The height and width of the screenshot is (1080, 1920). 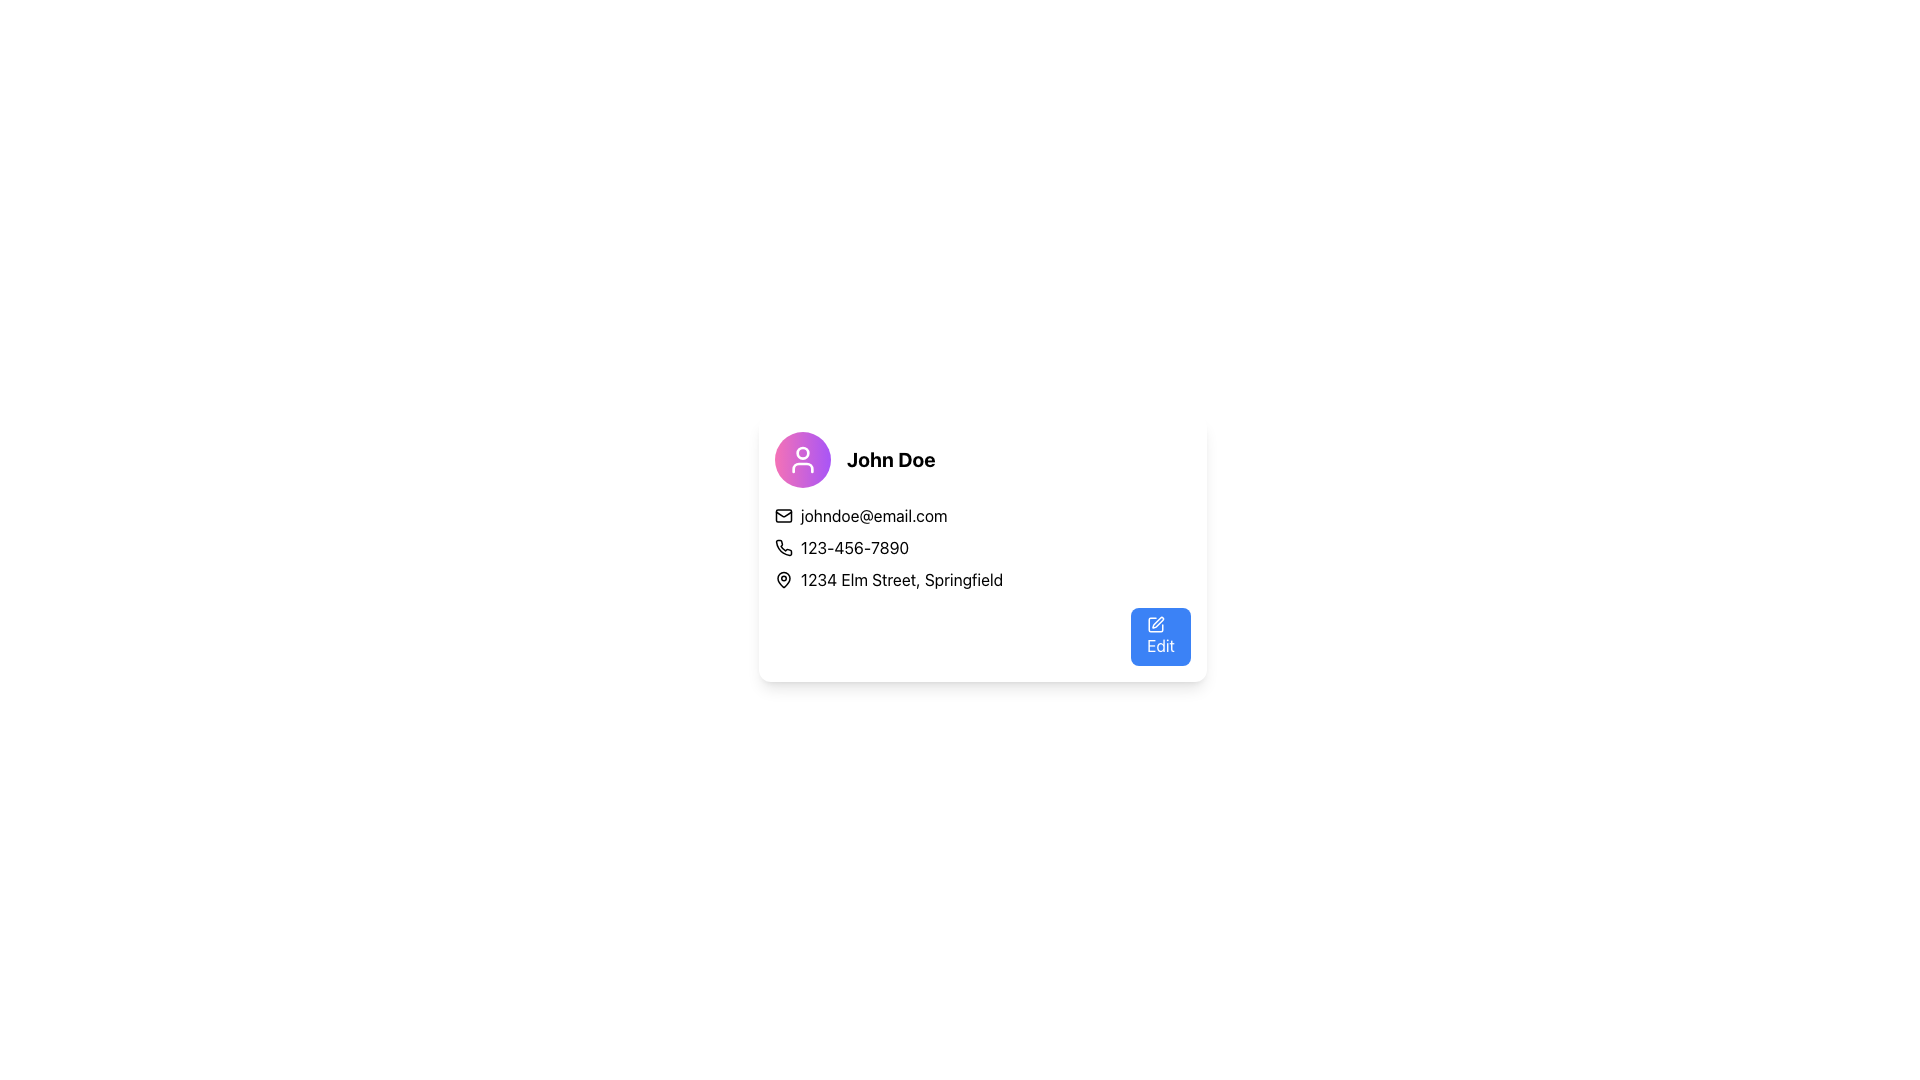 I want to click on the static text displaying the email 'johndoe@email.com' which is located below the name 'John Doe' in the user information card, so click(x=874, y=515).